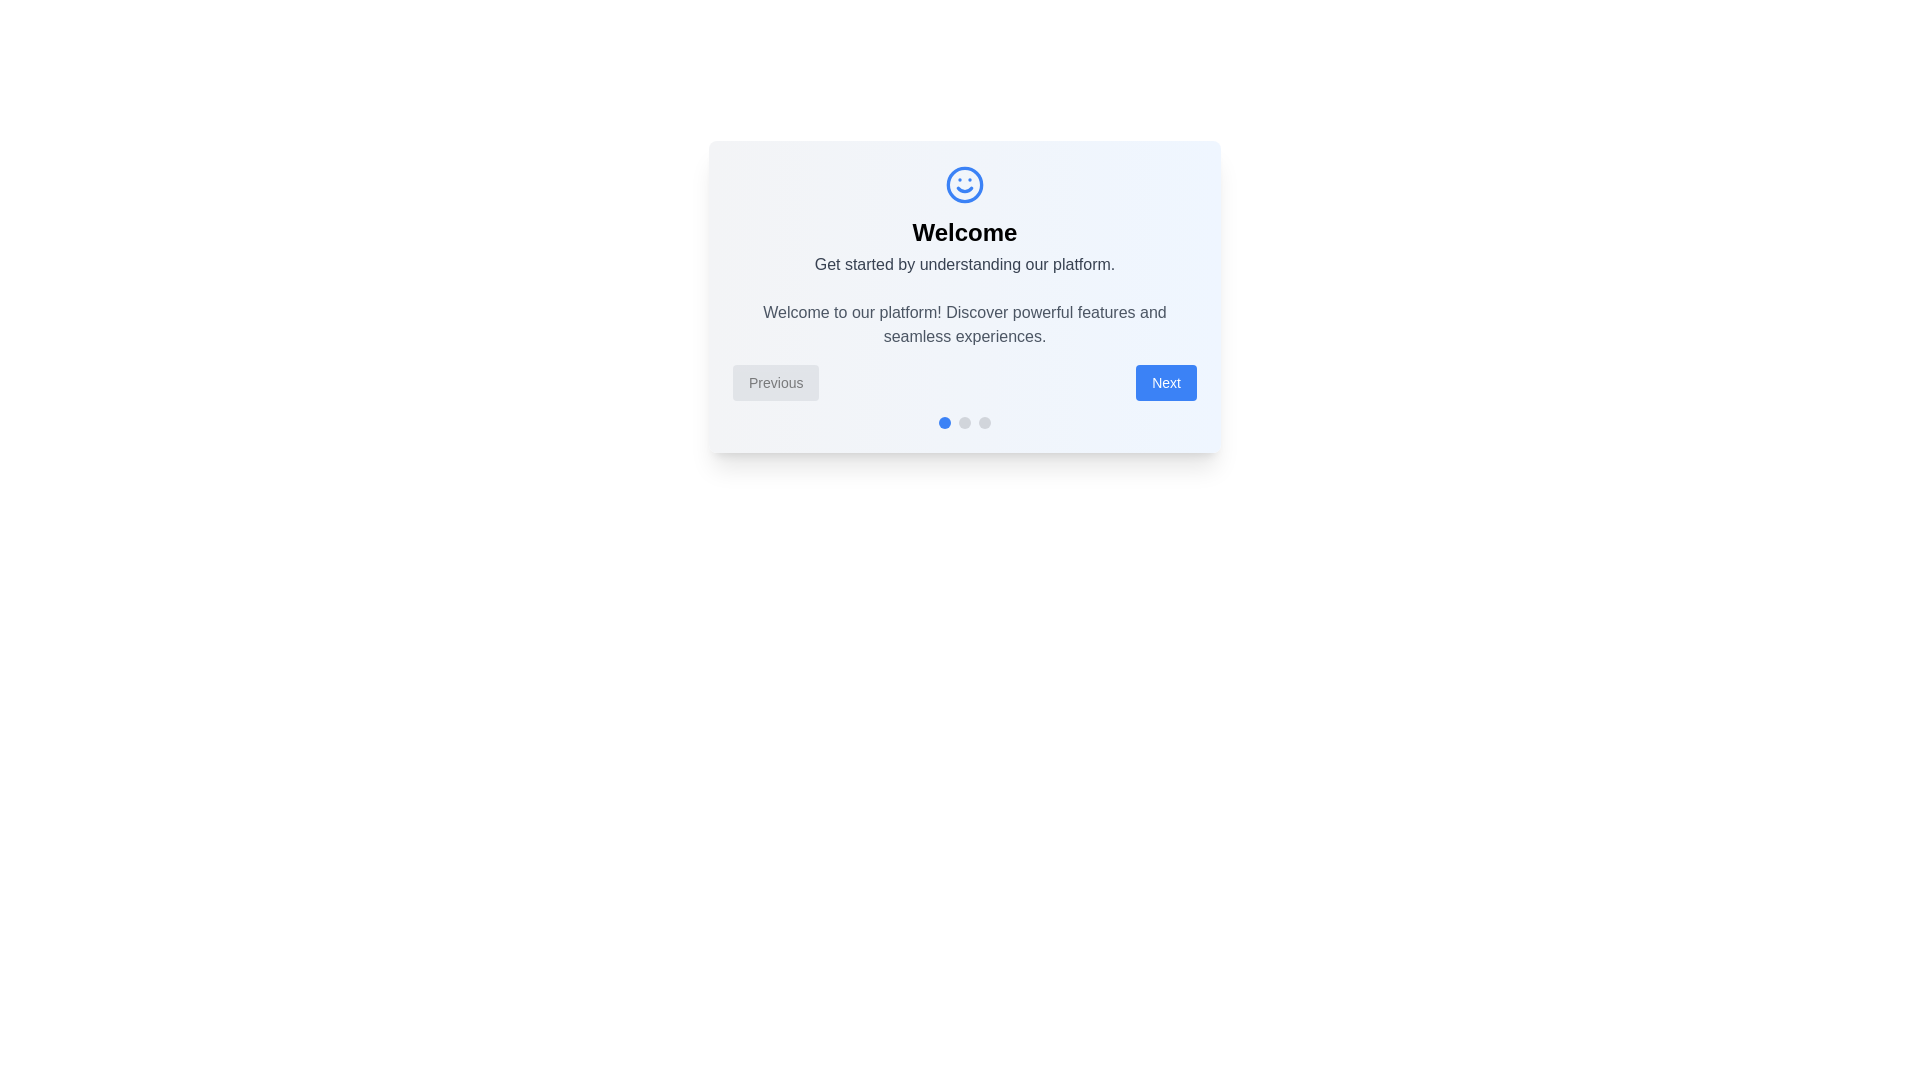  What do you see at coordinates (775, 382) in the screenshot?
I see `the Previous button to navigate between steps` at bounding box center [775, 382].